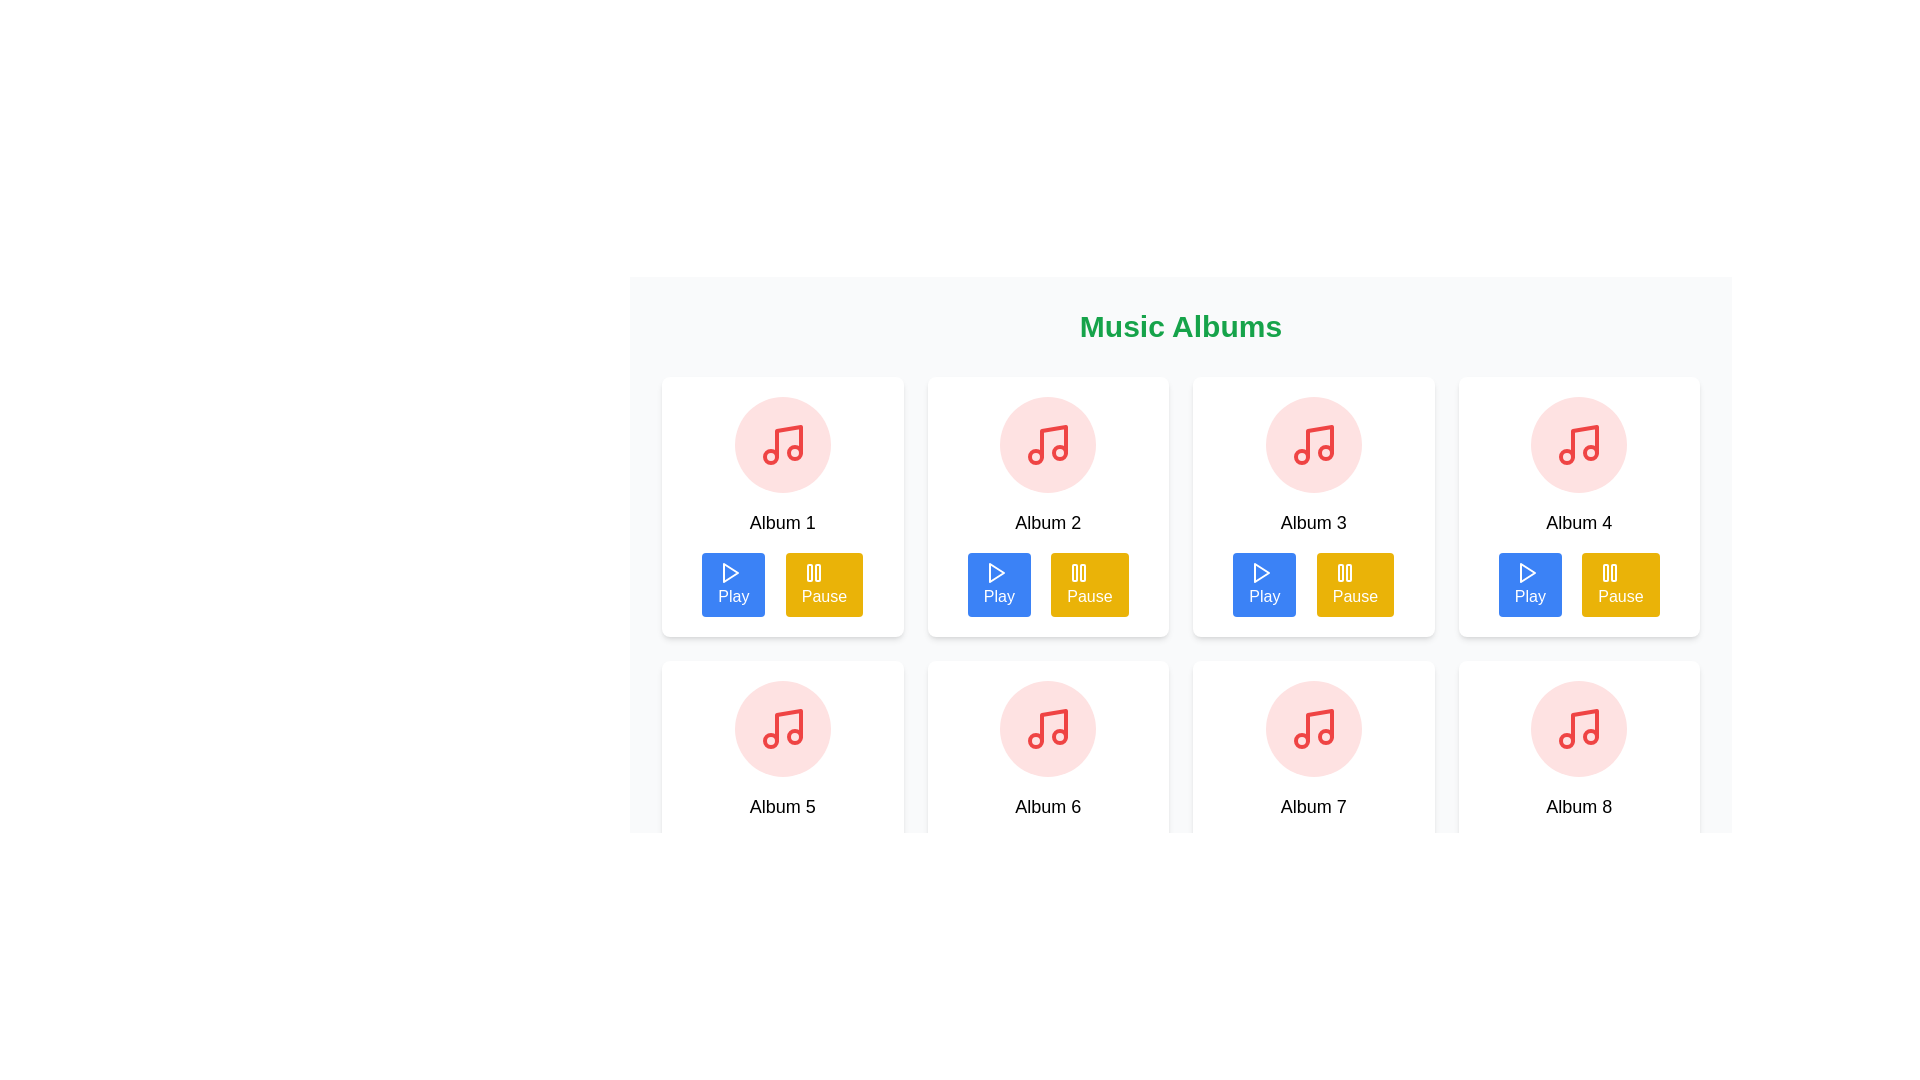  What do you see at coordinates (1260, 573) in the screenshot?
I see `the triangular, forward-pointing play icon with a blue background located under the 'Play' button of 'Album 3'` at bounding box center [1260, 573].